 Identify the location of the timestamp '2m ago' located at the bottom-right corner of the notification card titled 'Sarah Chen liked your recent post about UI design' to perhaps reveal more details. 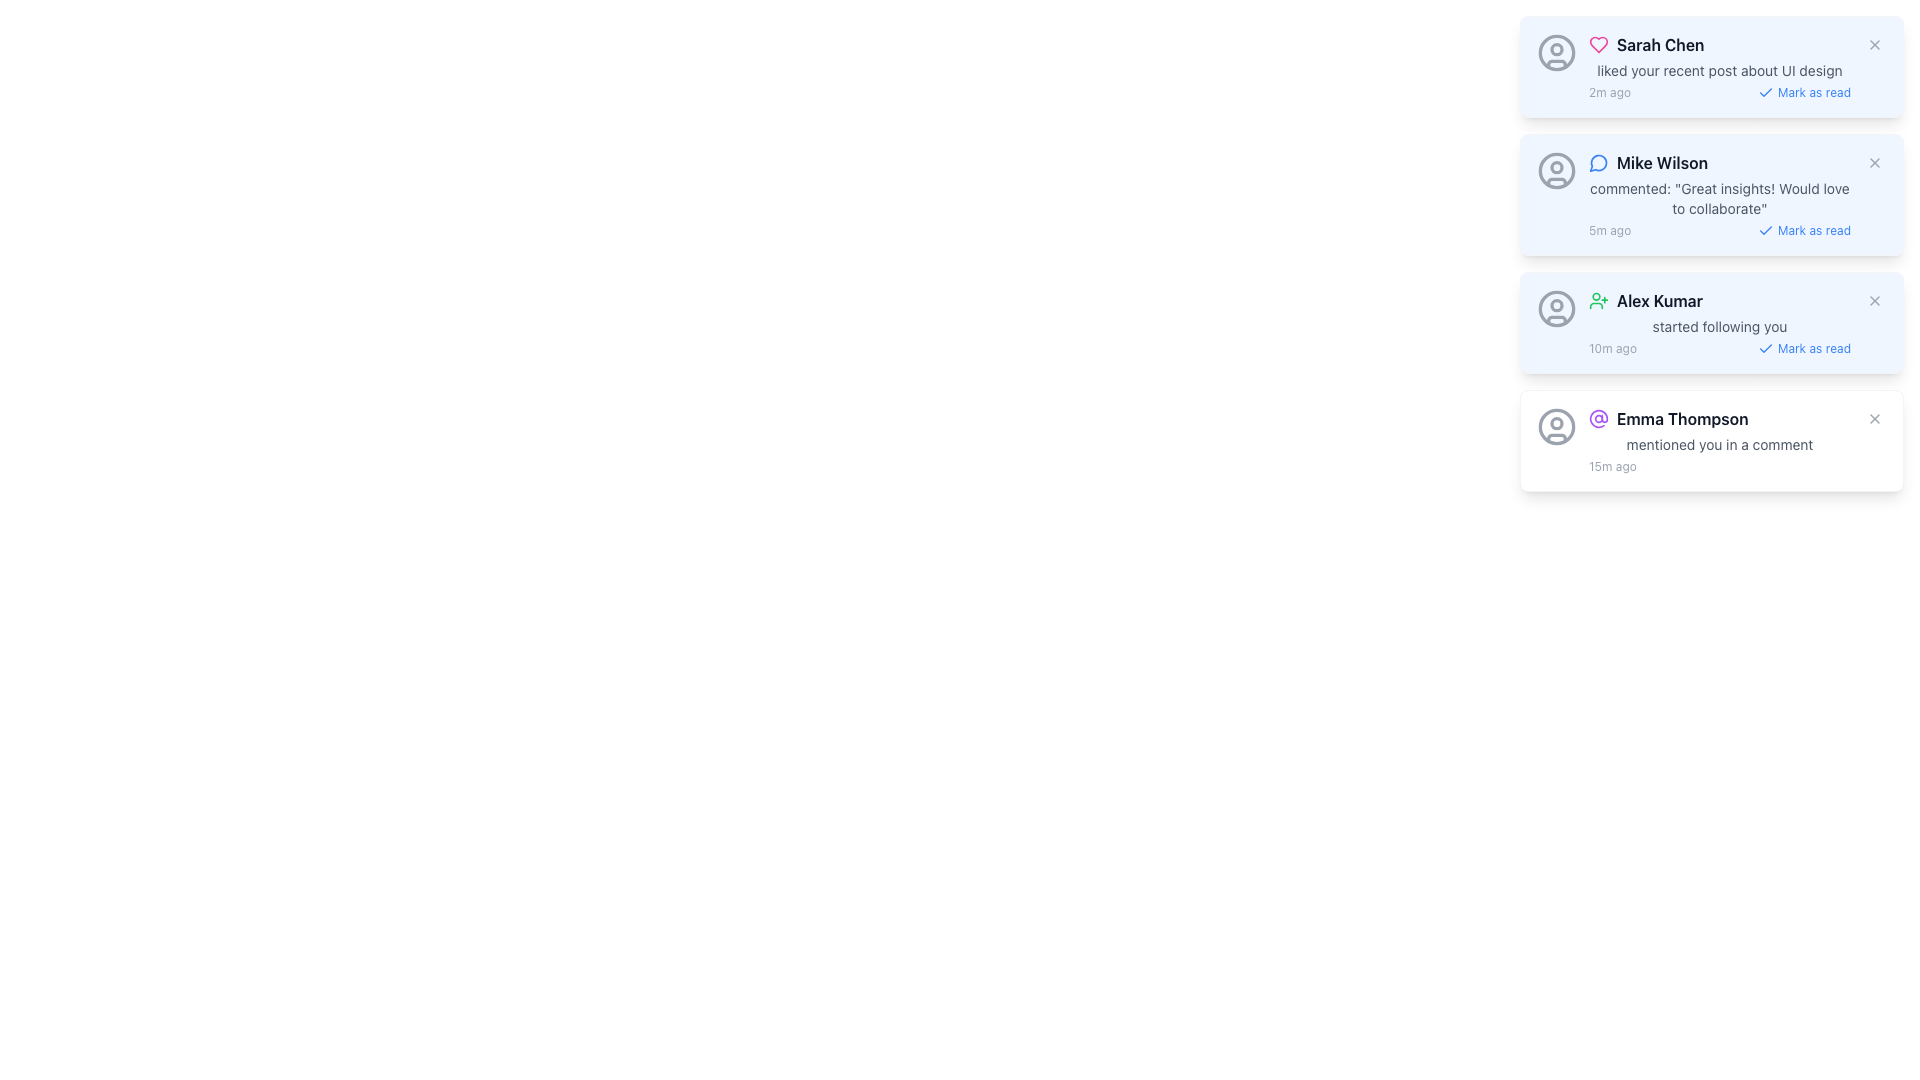
(1718, 92).